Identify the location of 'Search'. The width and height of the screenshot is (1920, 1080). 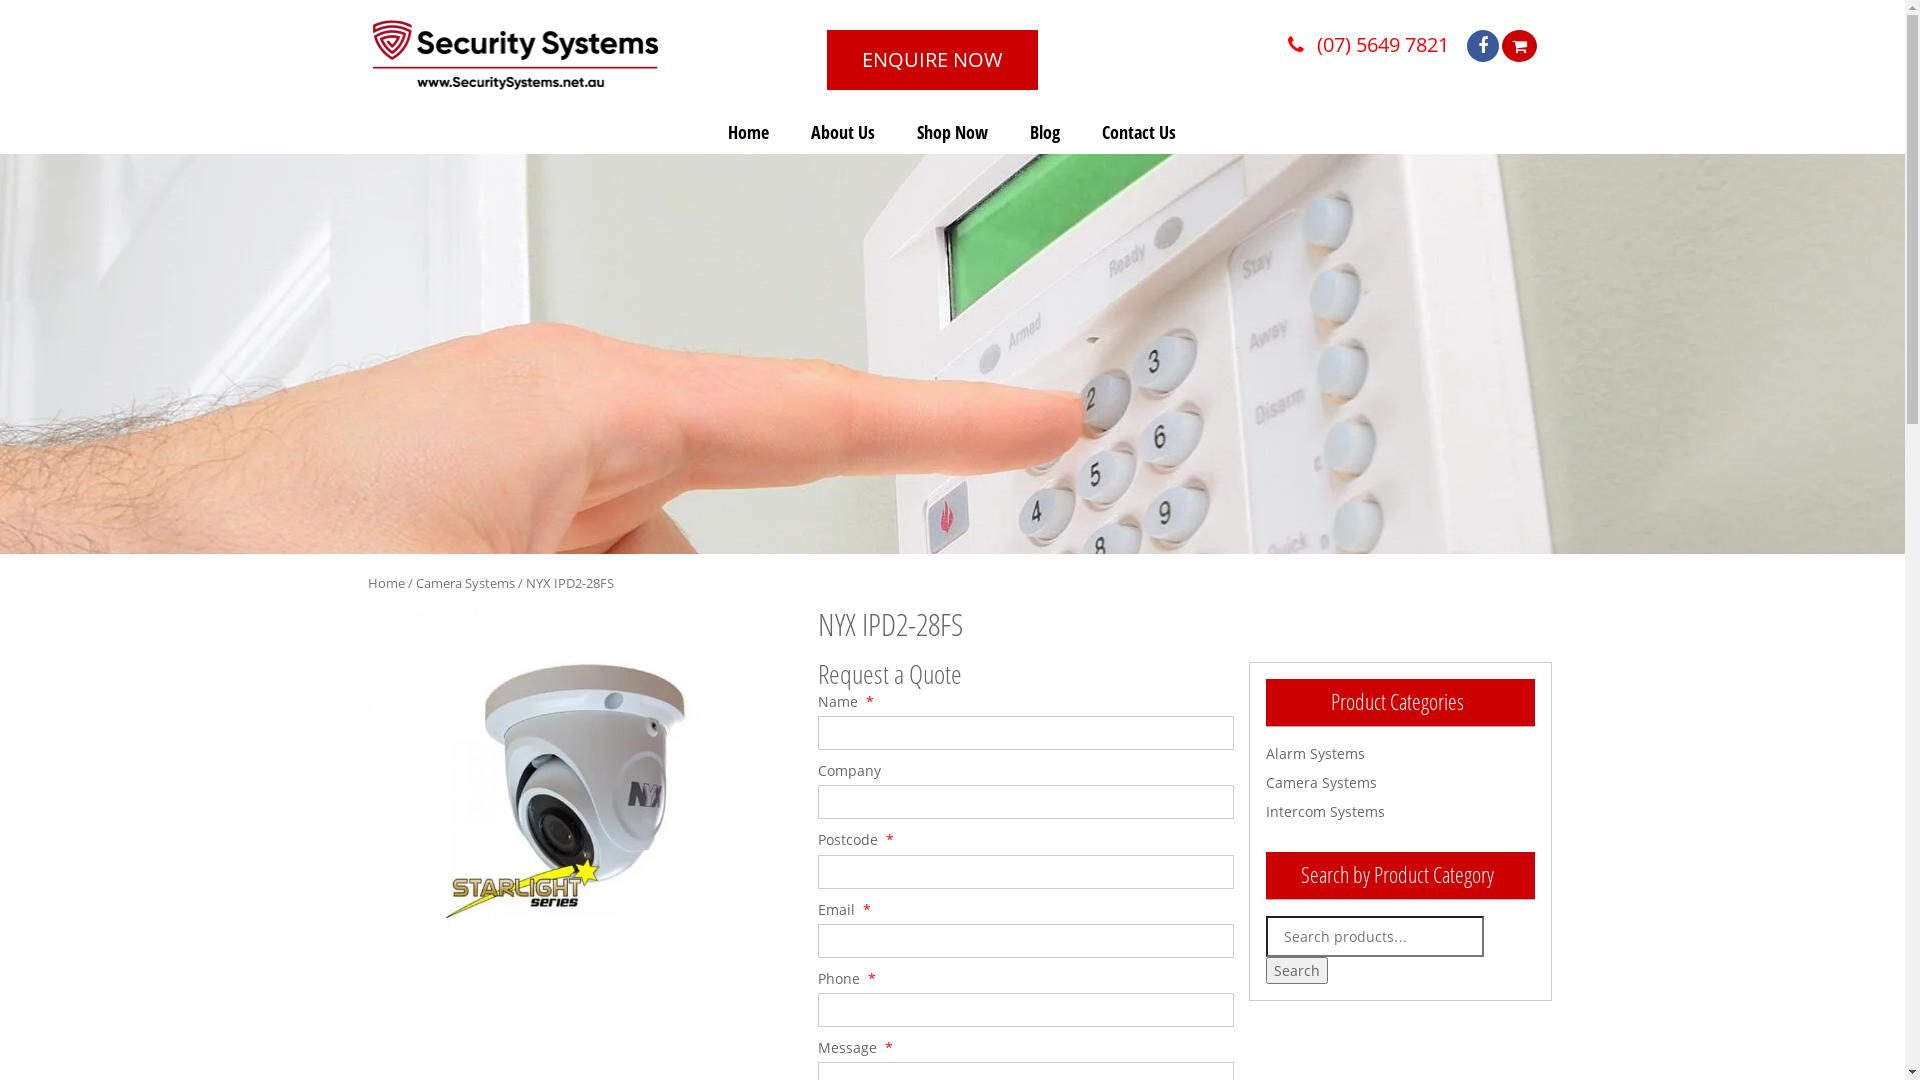
(1296, 969).